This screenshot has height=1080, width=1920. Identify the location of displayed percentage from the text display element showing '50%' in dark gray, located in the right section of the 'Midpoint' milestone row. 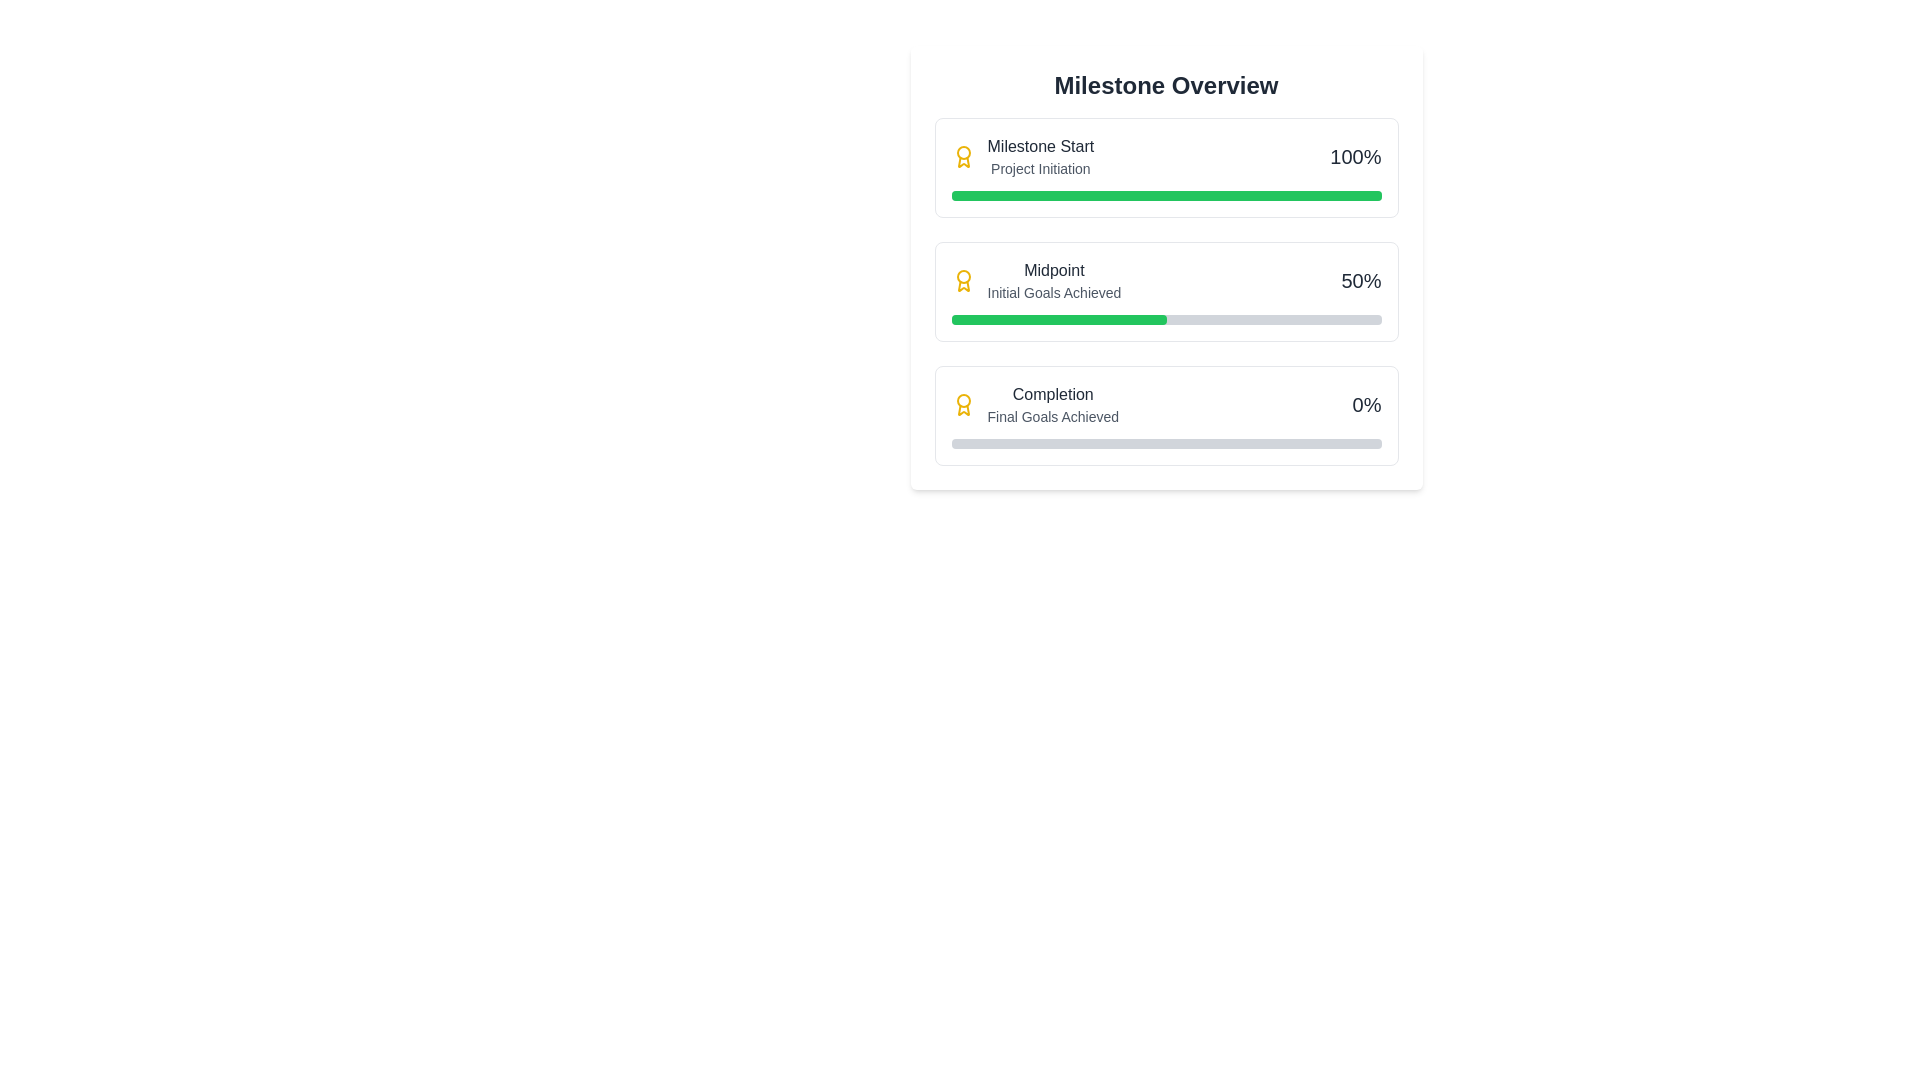
(1360, 281).